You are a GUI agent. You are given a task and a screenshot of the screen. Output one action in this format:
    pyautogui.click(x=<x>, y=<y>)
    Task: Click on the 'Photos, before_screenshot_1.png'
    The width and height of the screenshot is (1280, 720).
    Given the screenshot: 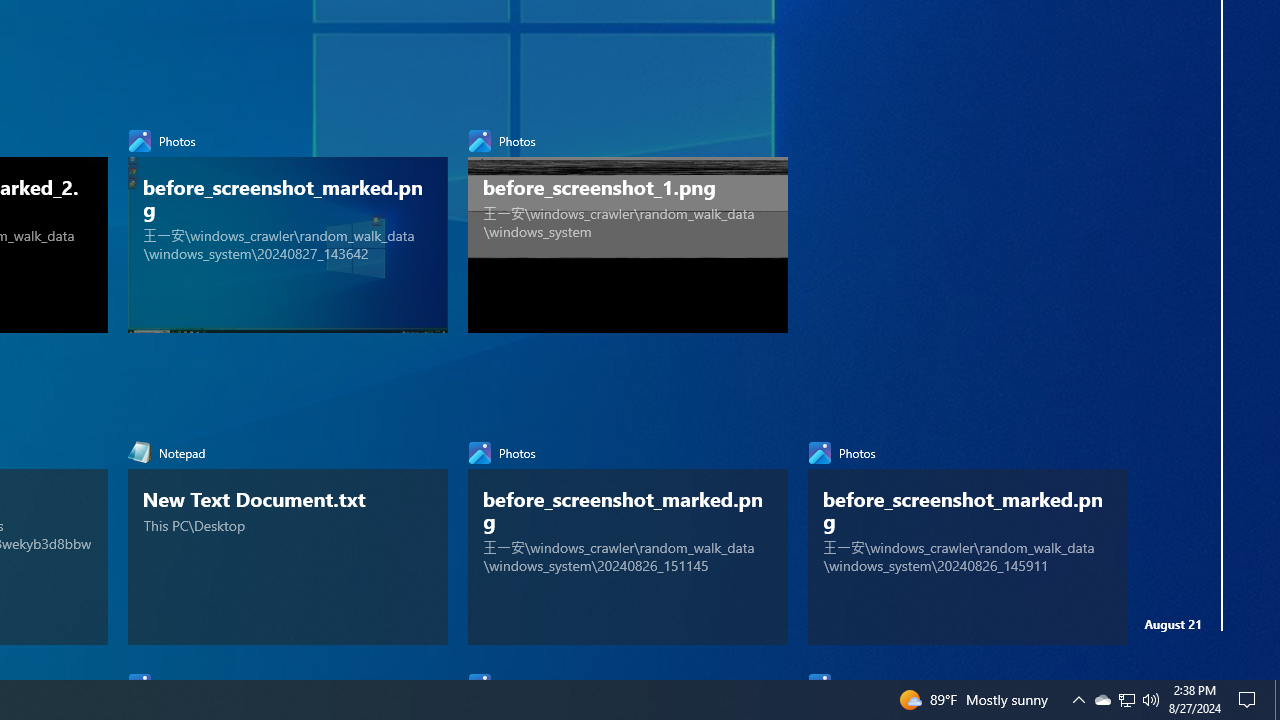 What is the action you would take?
    pyautogui.click(x=627, y=225)
    